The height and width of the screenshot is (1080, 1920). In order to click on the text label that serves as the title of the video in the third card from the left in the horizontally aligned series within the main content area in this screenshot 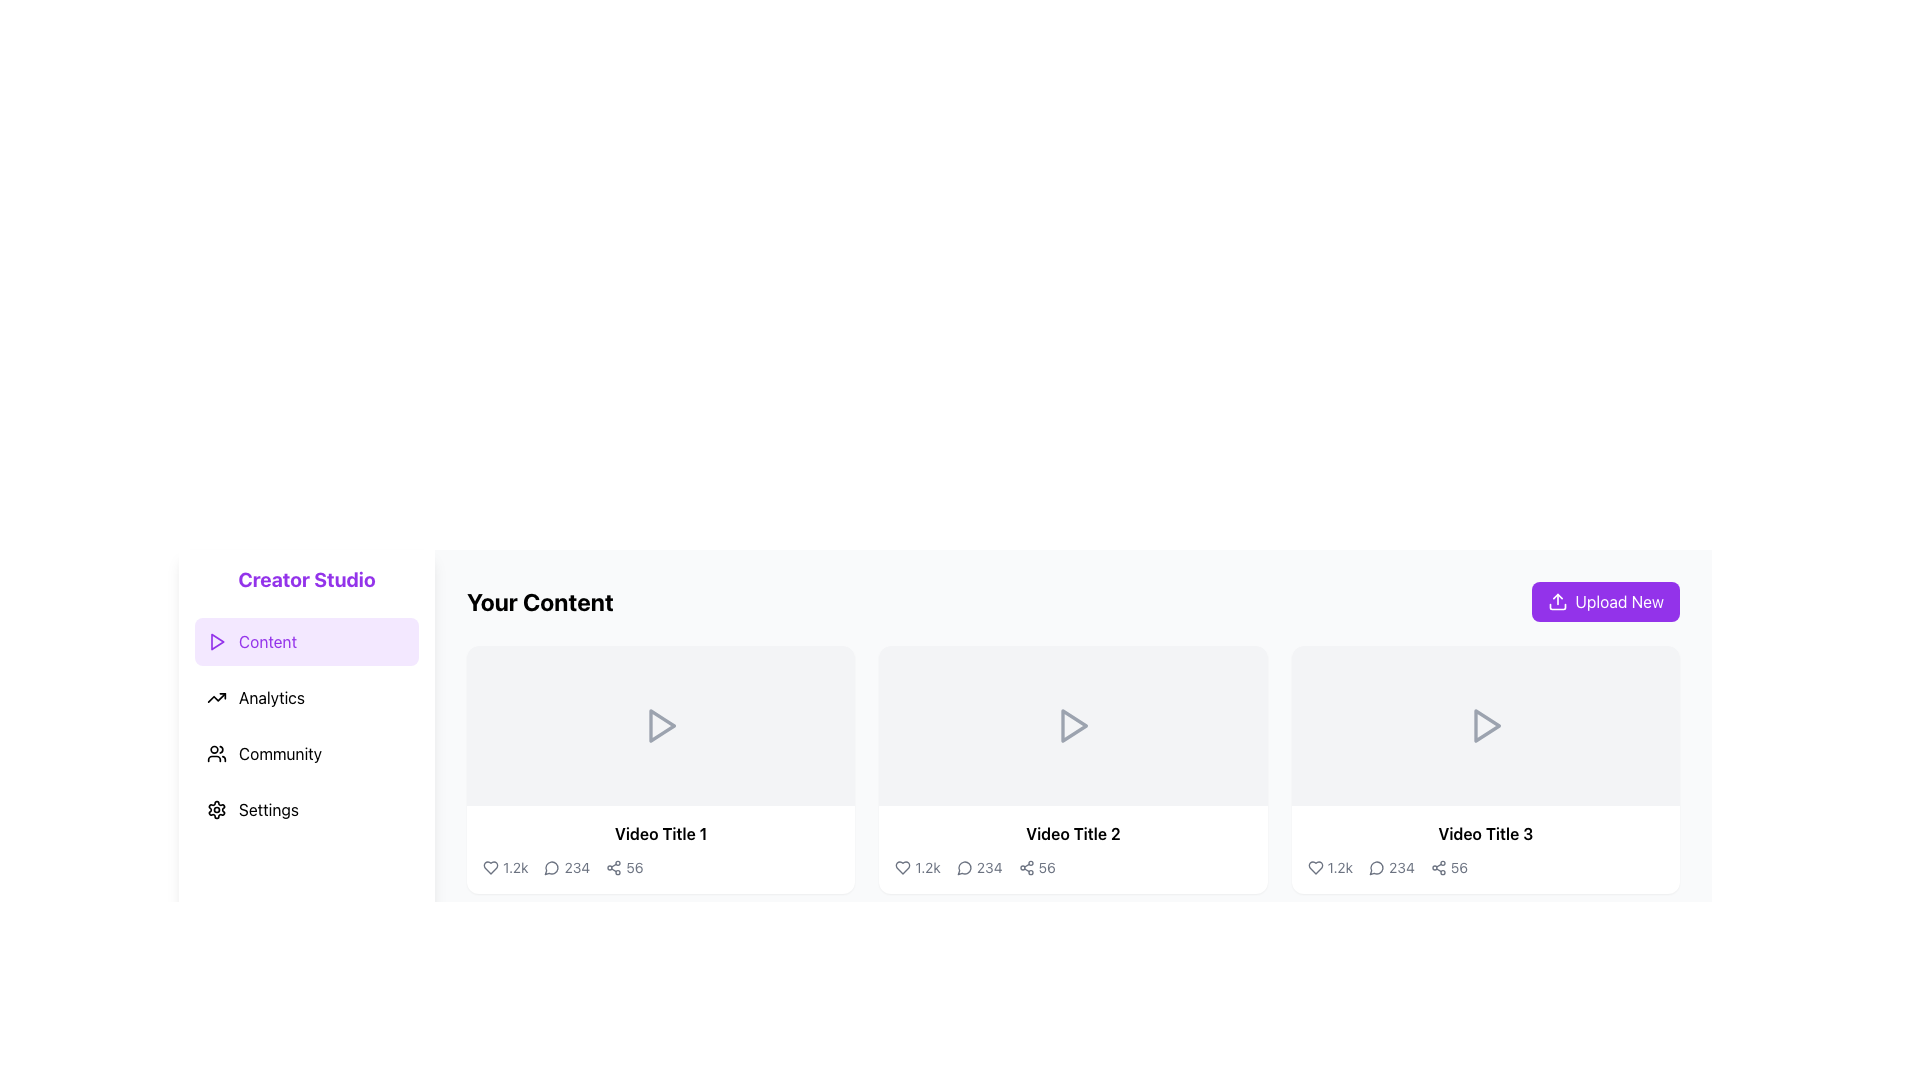, I will do `click(1485, 833)`.